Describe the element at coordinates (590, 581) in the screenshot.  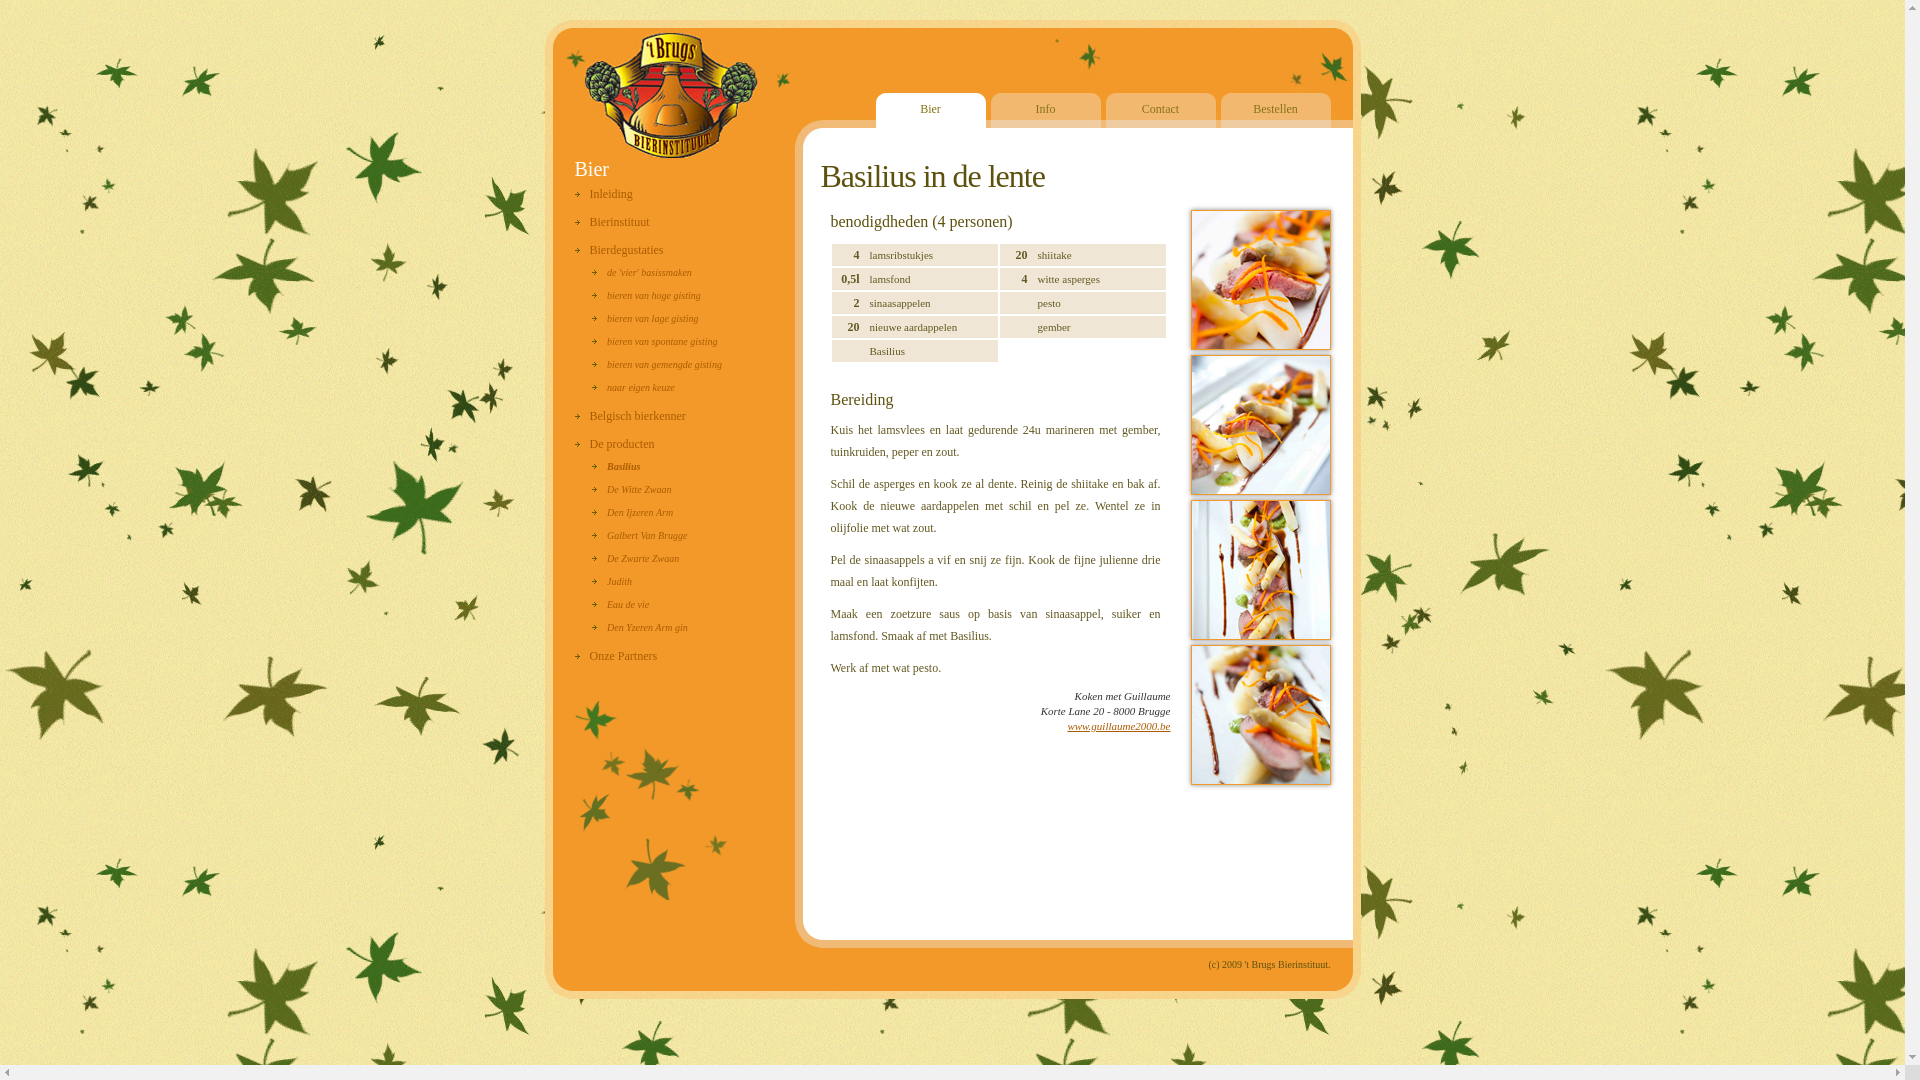
I see `'Judith'` at that location.